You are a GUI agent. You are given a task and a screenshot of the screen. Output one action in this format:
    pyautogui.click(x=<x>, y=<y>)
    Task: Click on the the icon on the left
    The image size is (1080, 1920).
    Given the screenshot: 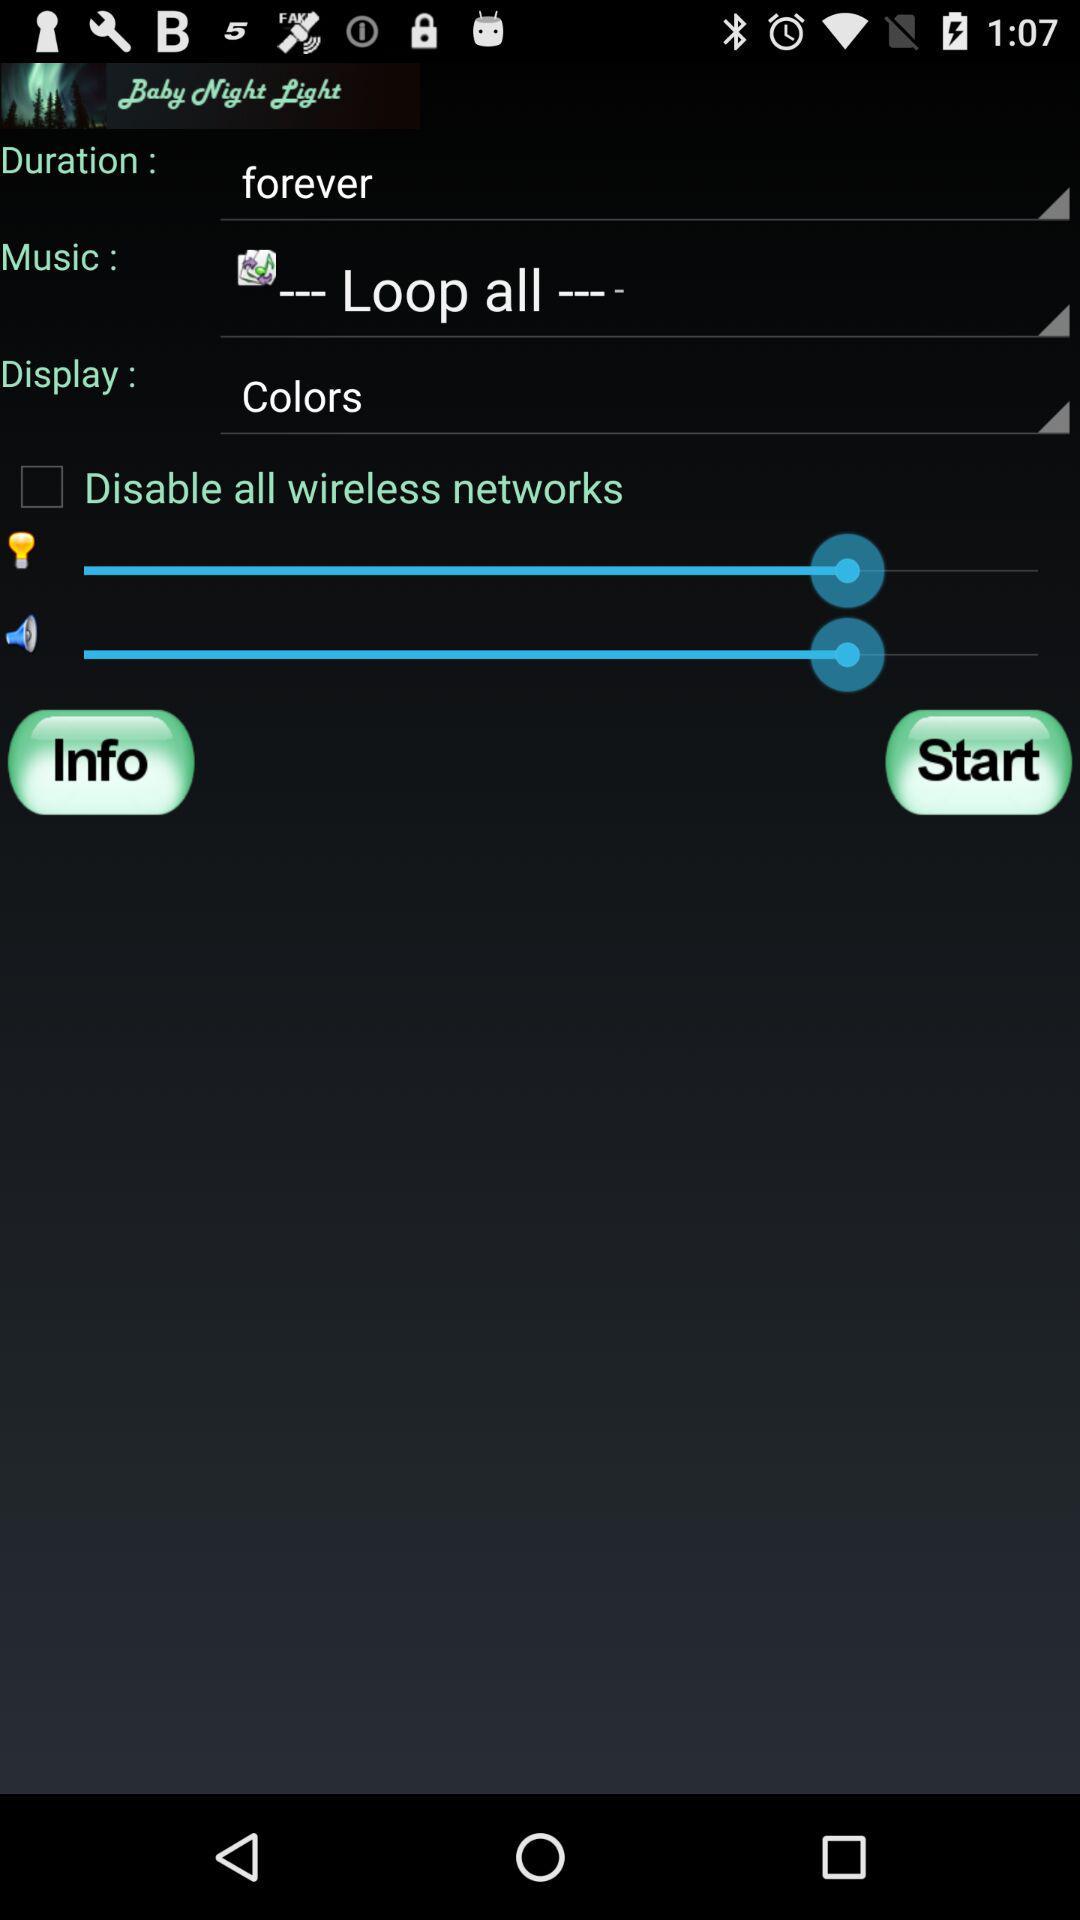 What is the action you would take?
    pyautogui.click(x=101, y=761)
    